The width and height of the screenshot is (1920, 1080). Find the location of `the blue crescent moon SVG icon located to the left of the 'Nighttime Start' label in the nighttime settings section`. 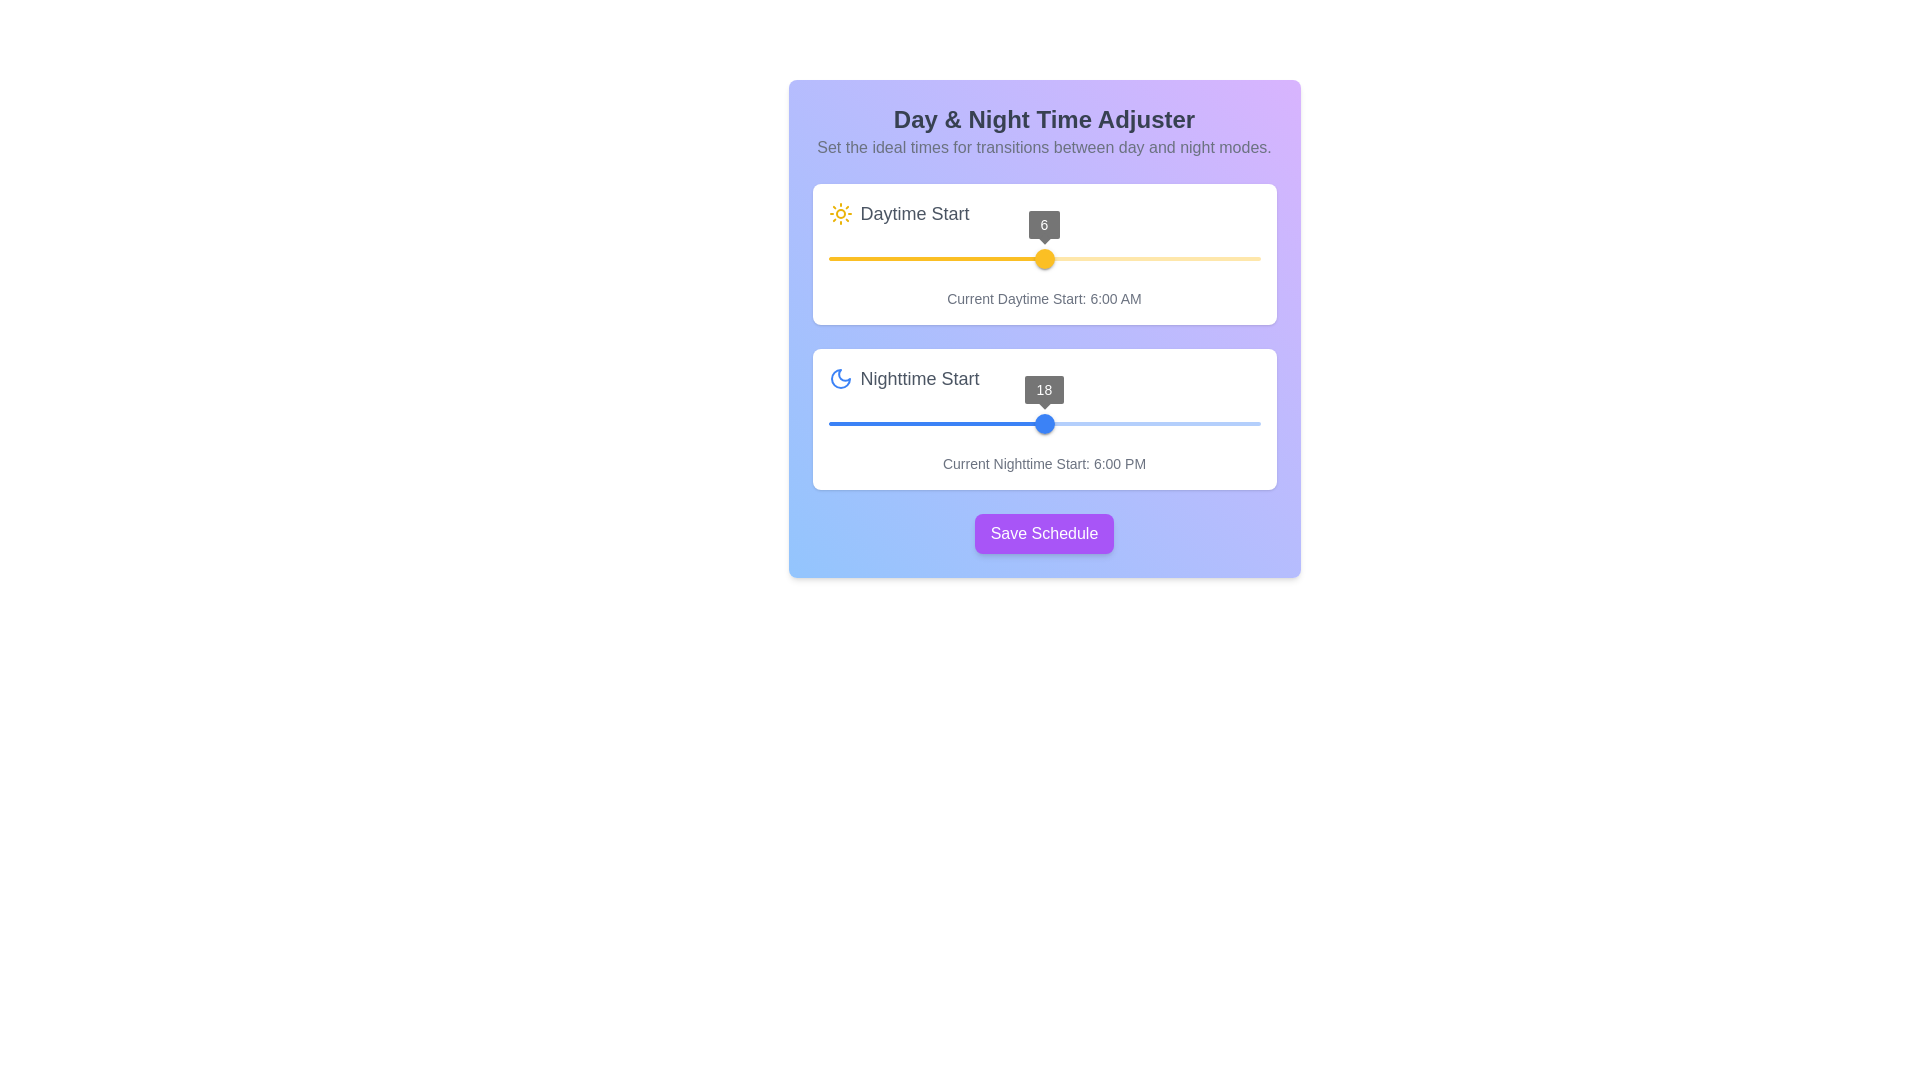

the blue crescent moon SVG icon located to the left of the 'Nighttime Start' label in the nighttime settings section is located at coordinates (840, 378).